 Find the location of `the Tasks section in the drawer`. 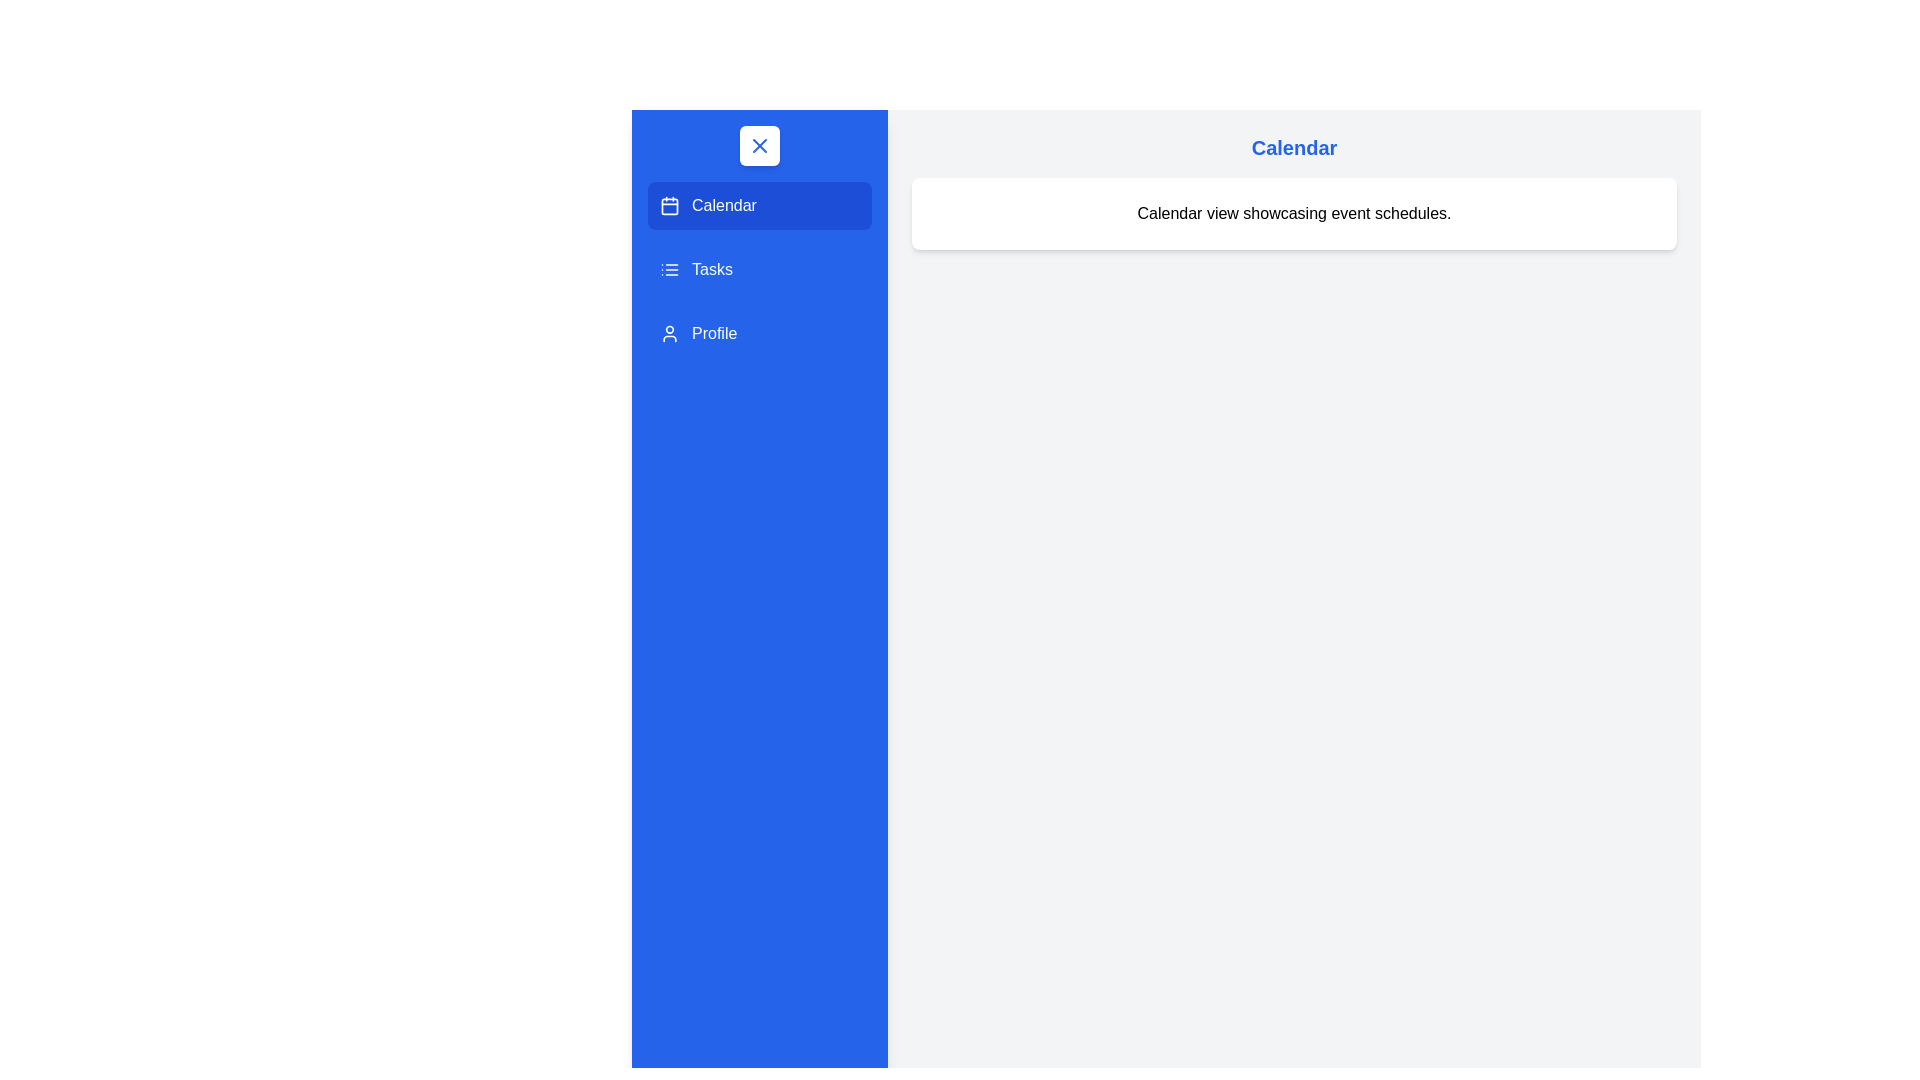

the Tasks section in the drawer is located at coordinates (758, 270).